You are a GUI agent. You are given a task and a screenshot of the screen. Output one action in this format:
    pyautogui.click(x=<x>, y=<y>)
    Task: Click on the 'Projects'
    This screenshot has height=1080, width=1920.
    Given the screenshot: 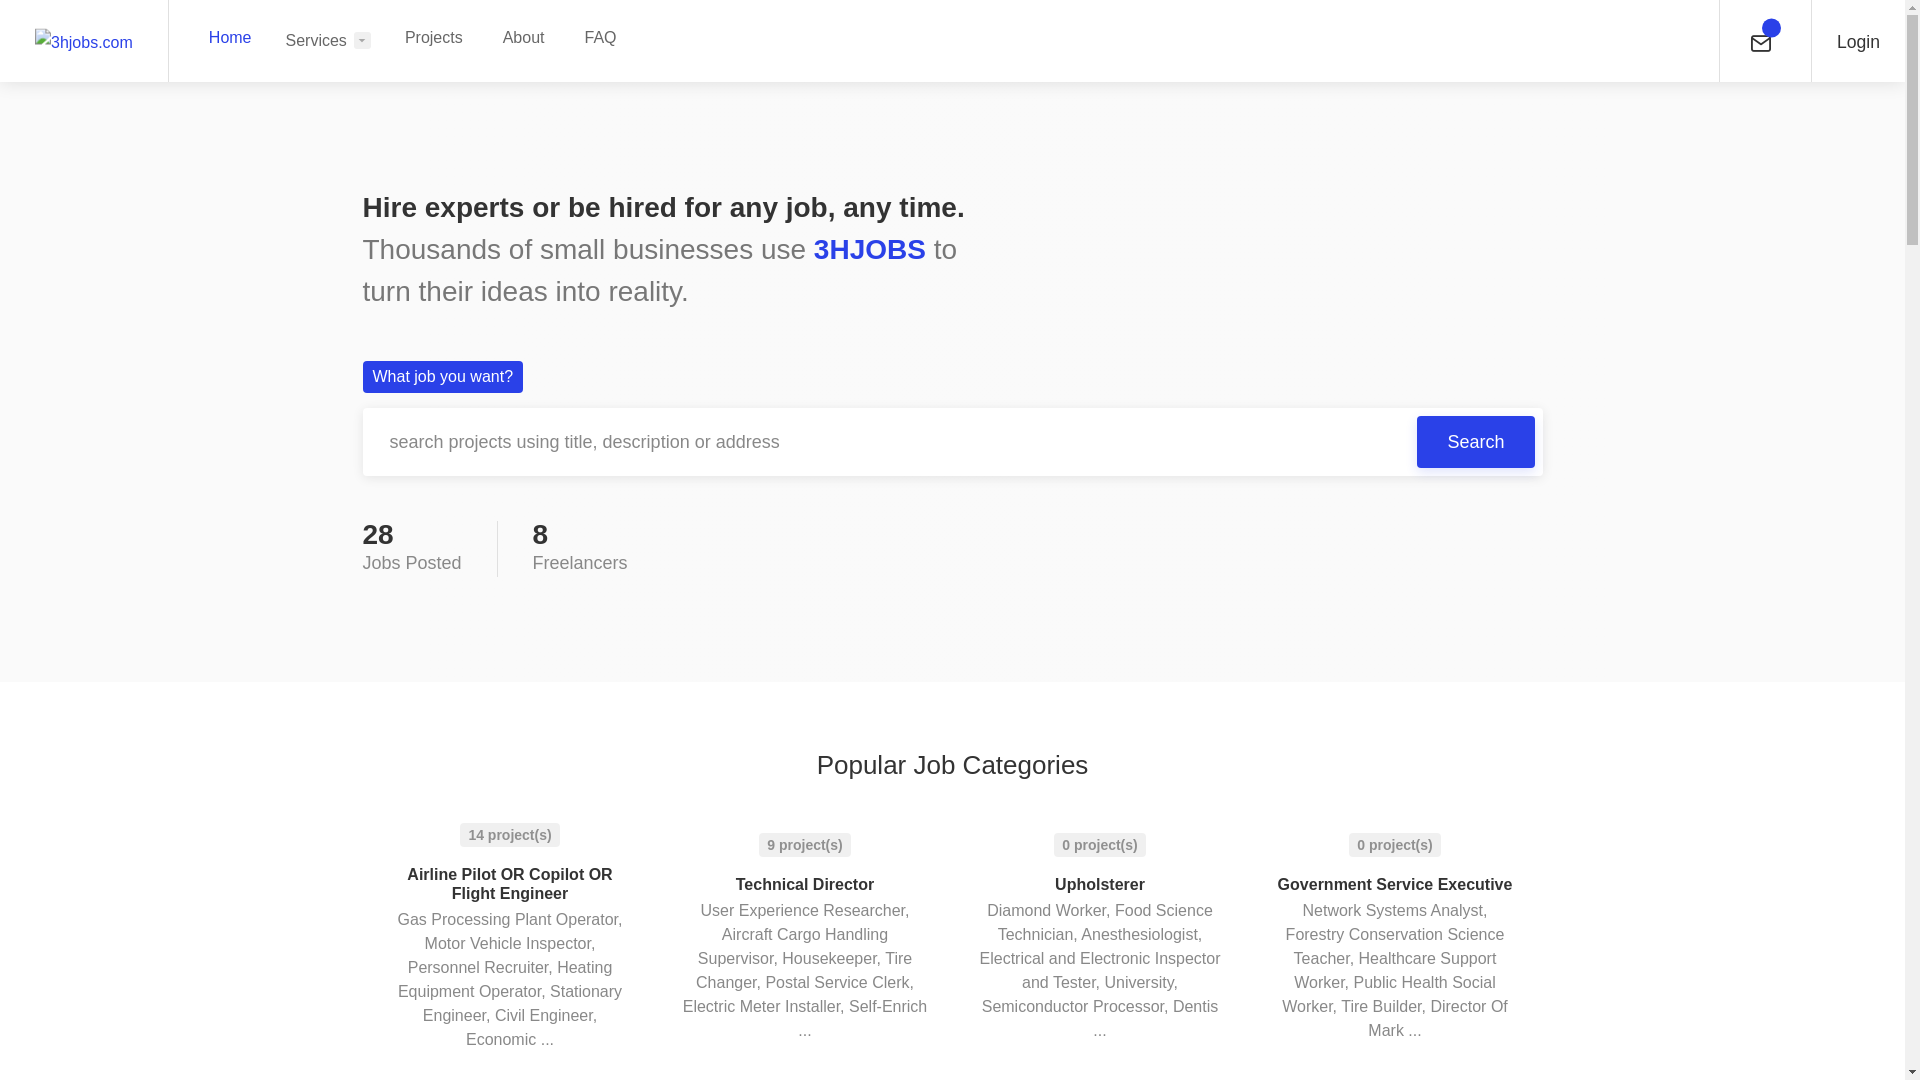 What is the action you would take?
    pyautogui.click(x=432, y=37)
    